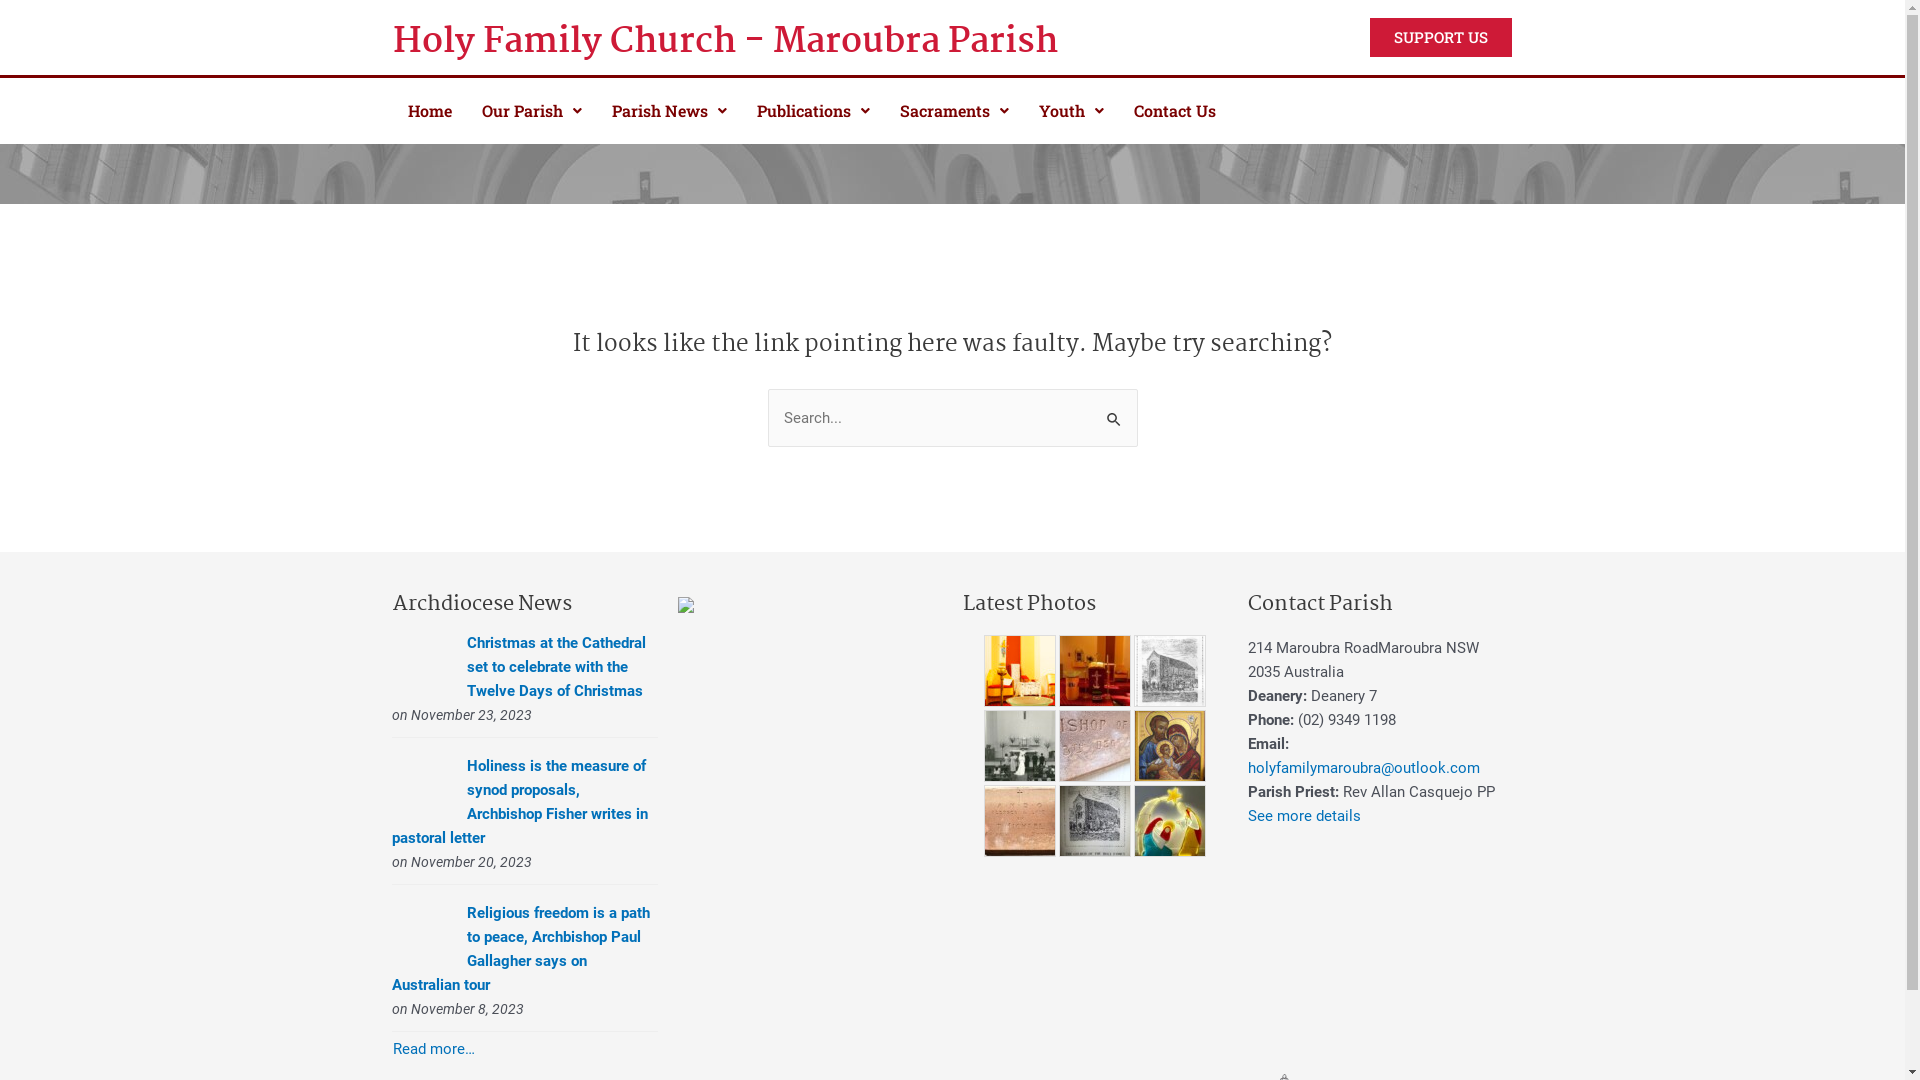 The image size is (1920, 1080). I want to click on 'Search', so click(1113, 407).